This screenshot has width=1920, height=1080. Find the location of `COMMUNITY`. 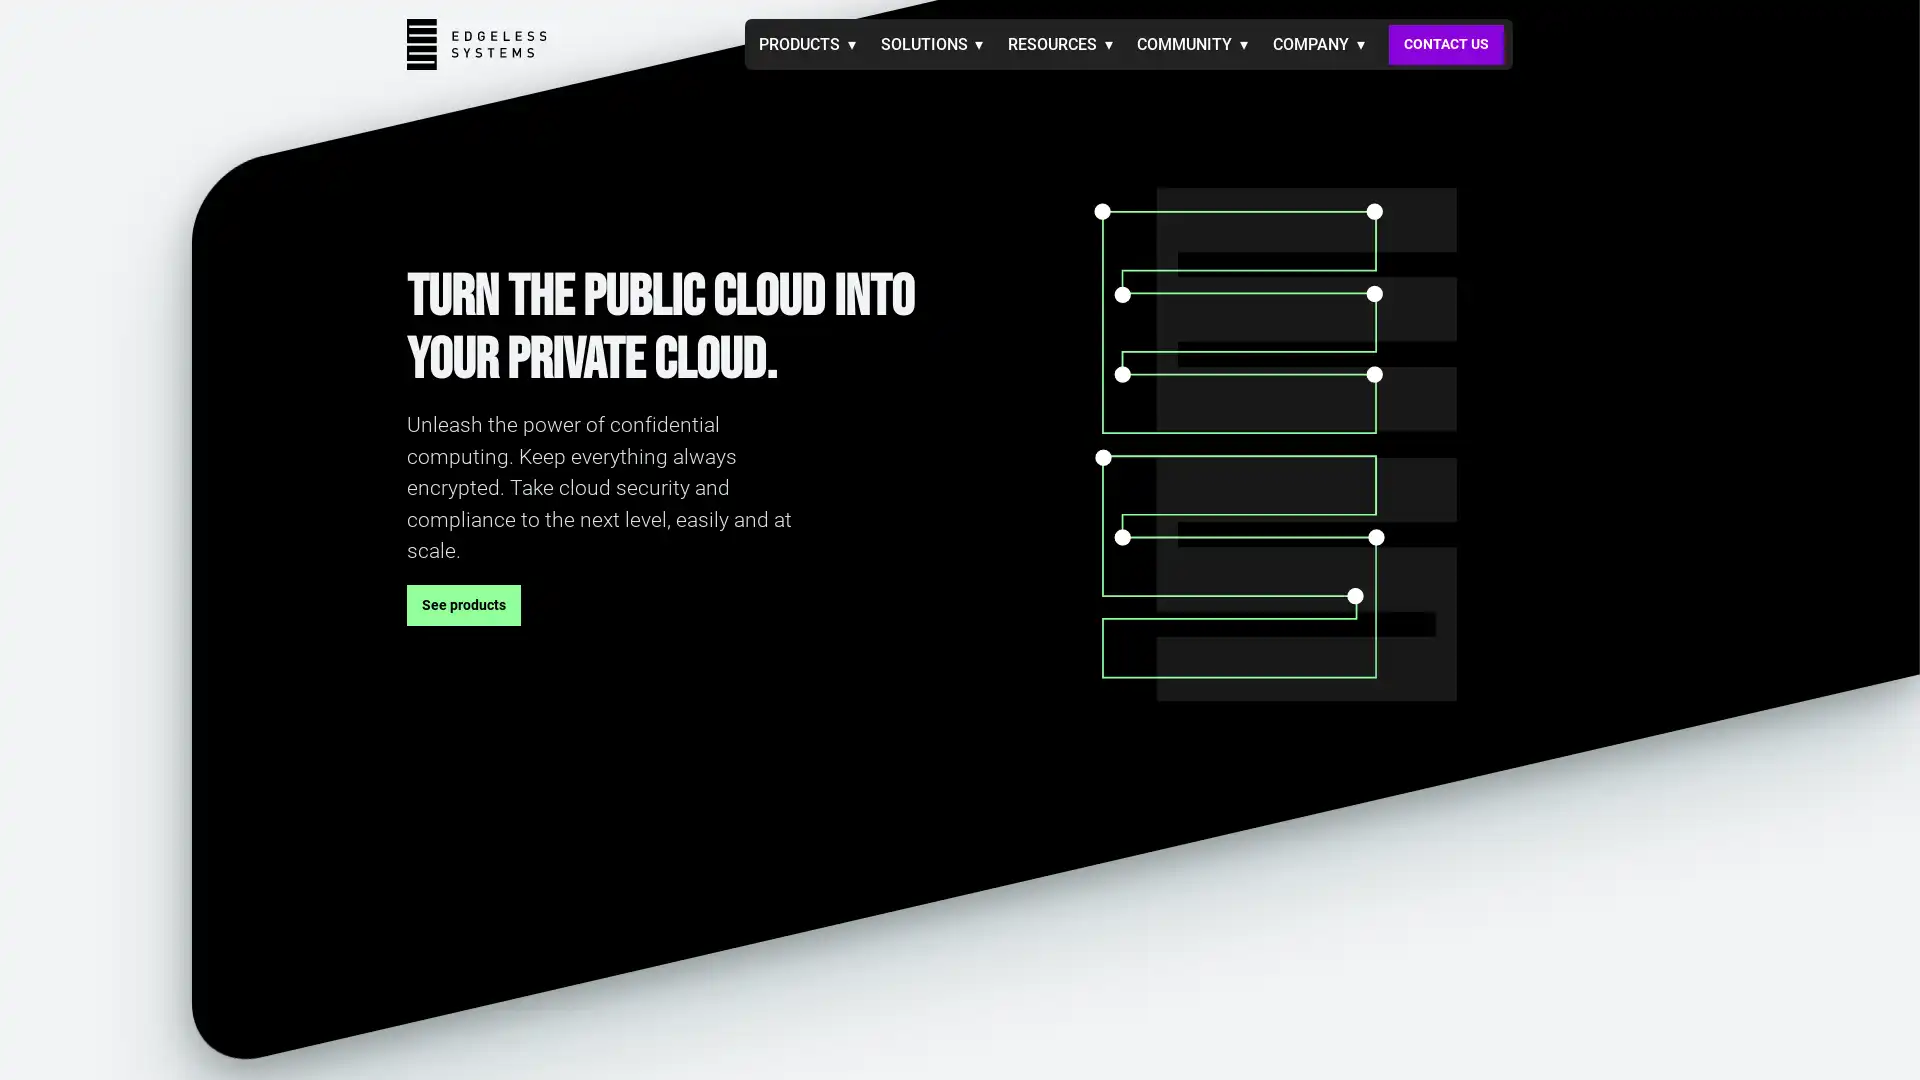

COMMUNITY is located at coordinates (1192, 43).